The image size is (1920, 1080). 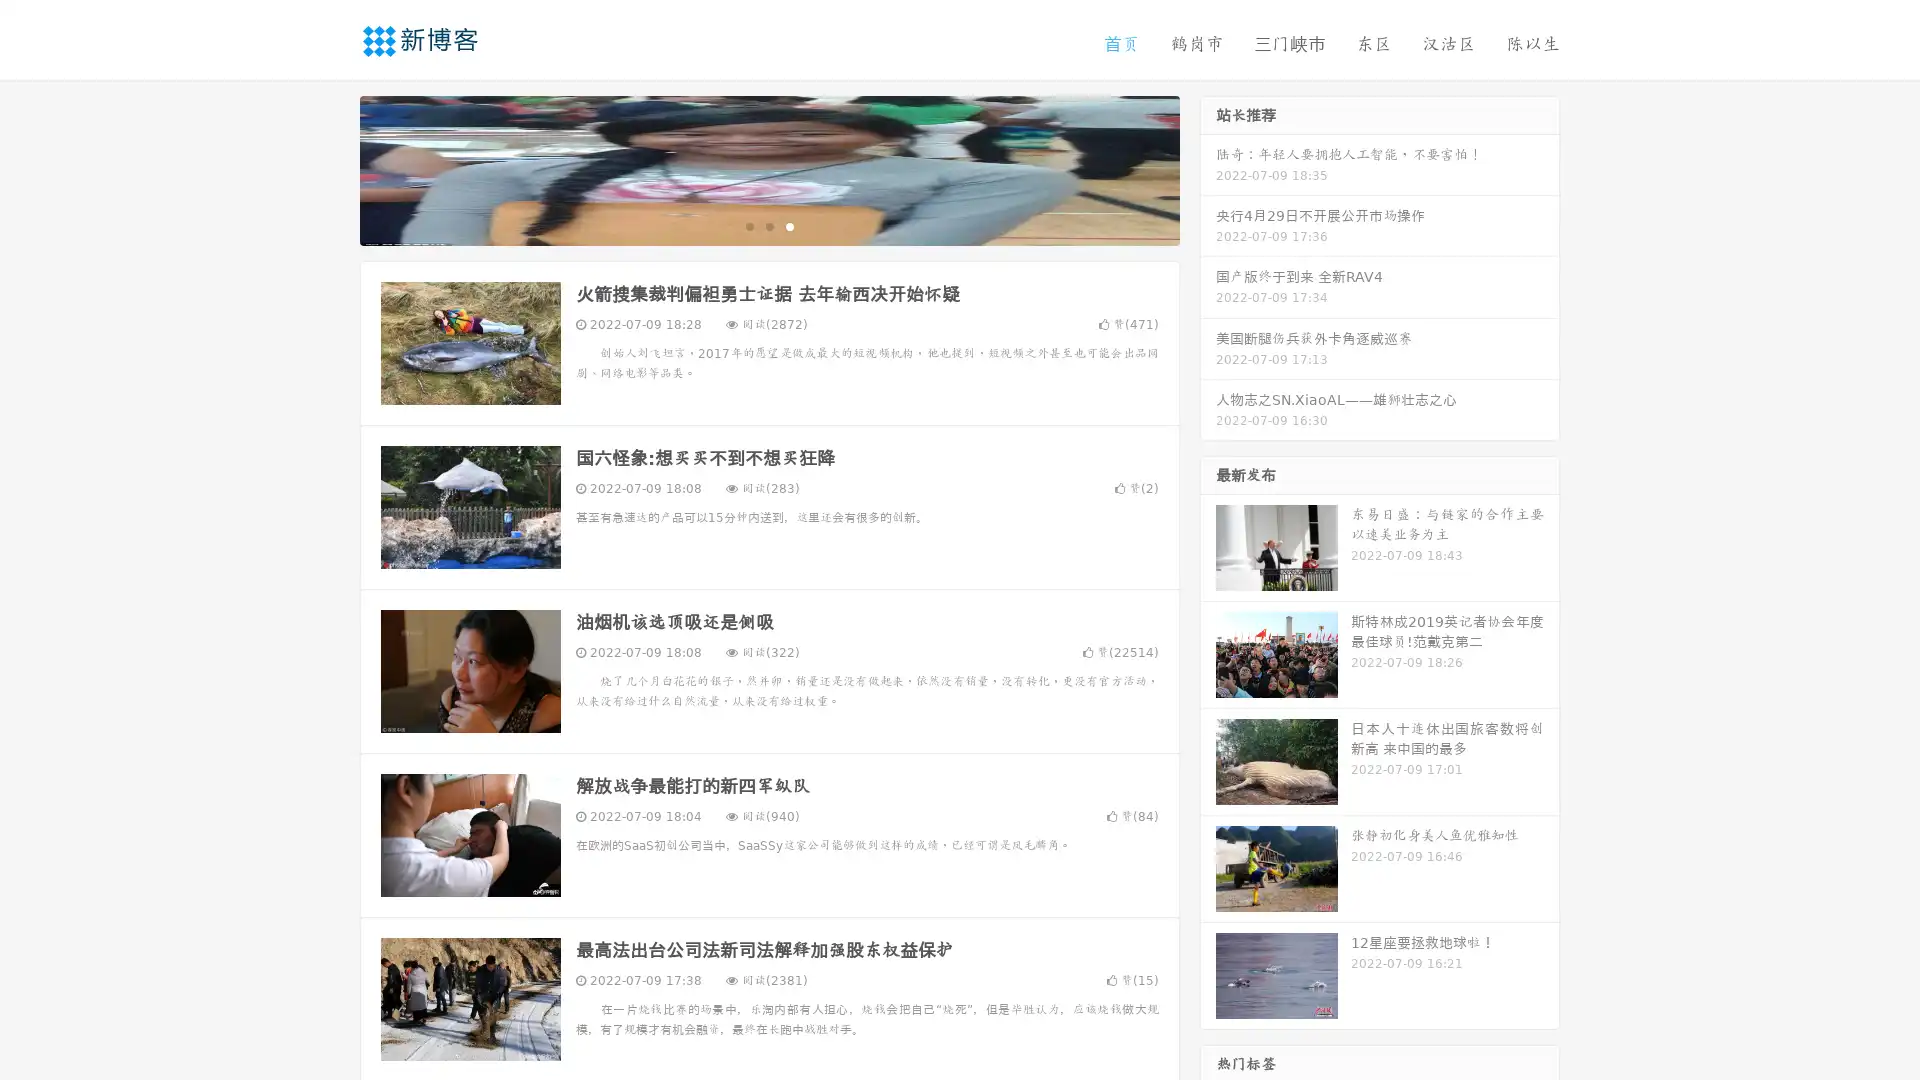 I want to click on Previous slide, so click(x=330, y=168).